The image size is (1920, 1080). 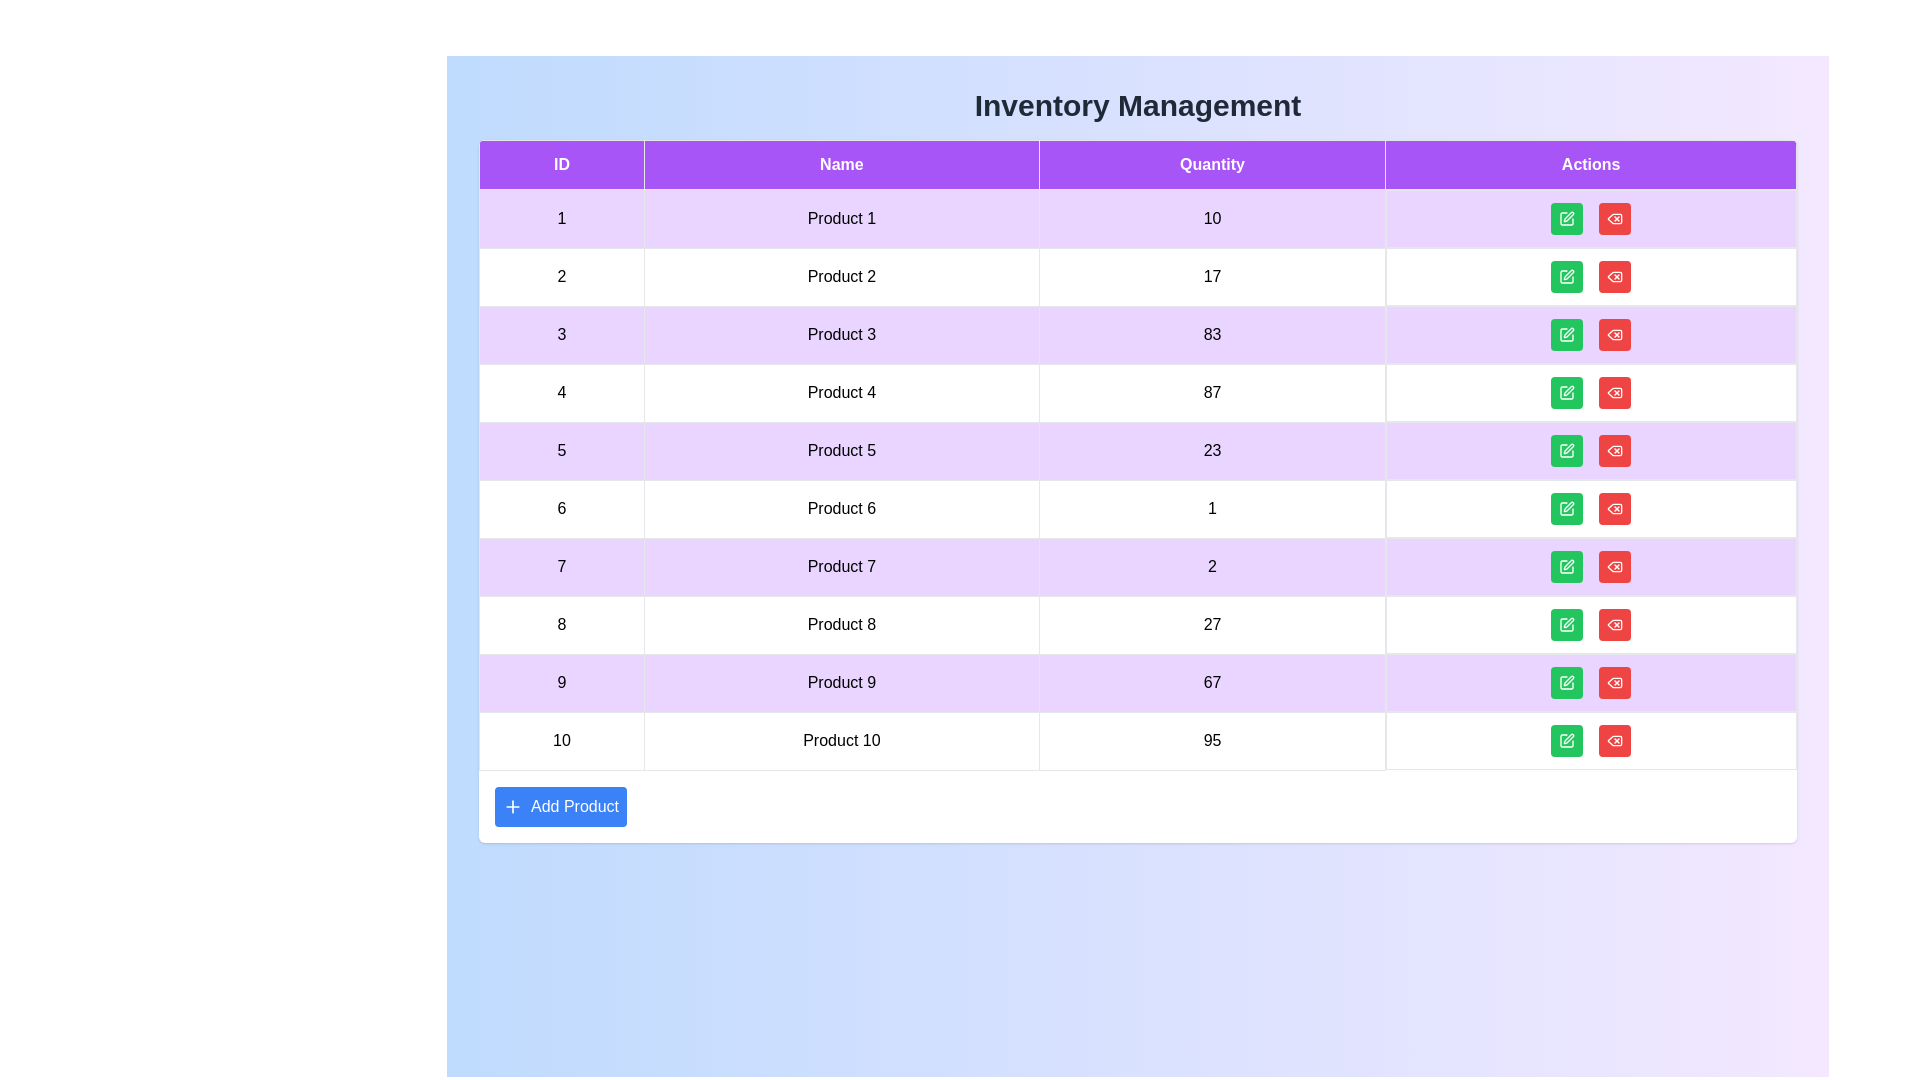 What do you see at coordinates (1566, 219) in the screenshot?
I see `the green edit button for the product` at bounding box center [1566, 219].